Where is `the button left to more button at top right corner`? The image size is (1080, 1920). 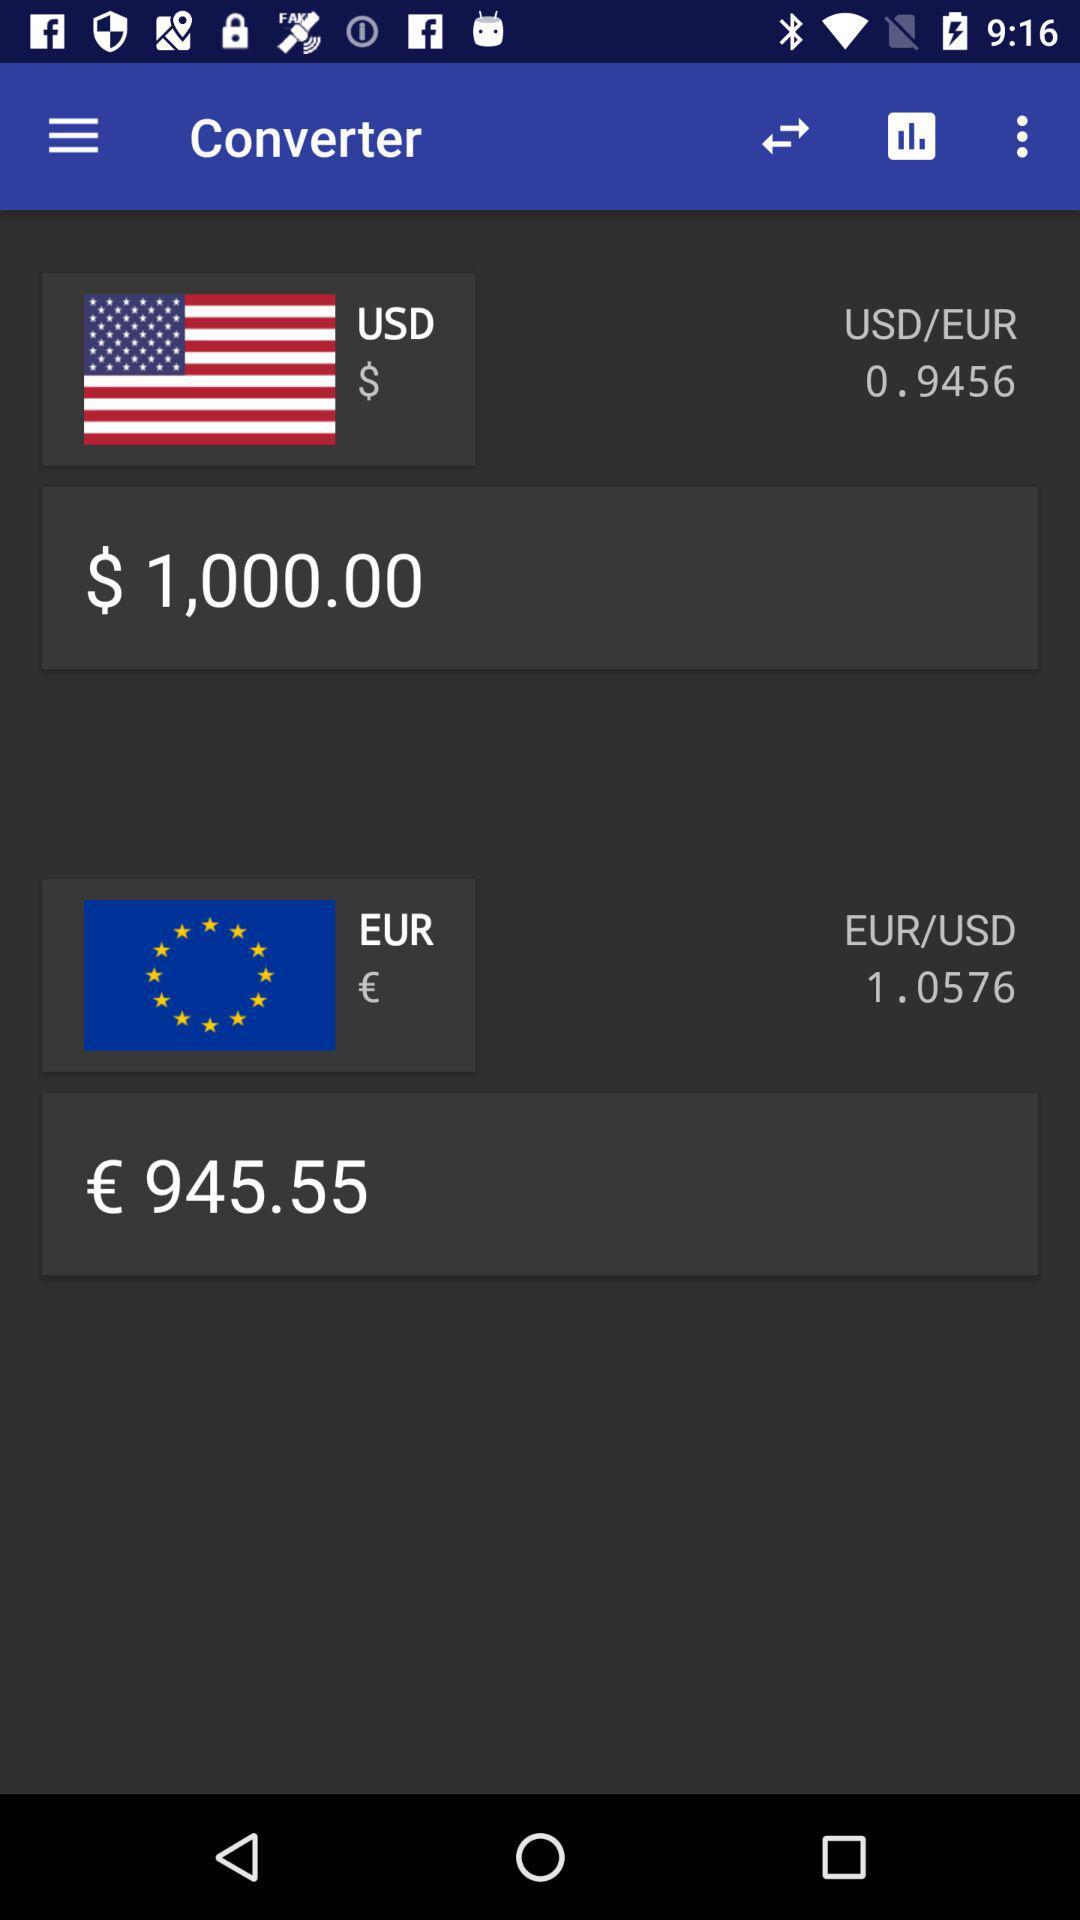 the button left to more button at top right corner is located at coordinates (911, 136).